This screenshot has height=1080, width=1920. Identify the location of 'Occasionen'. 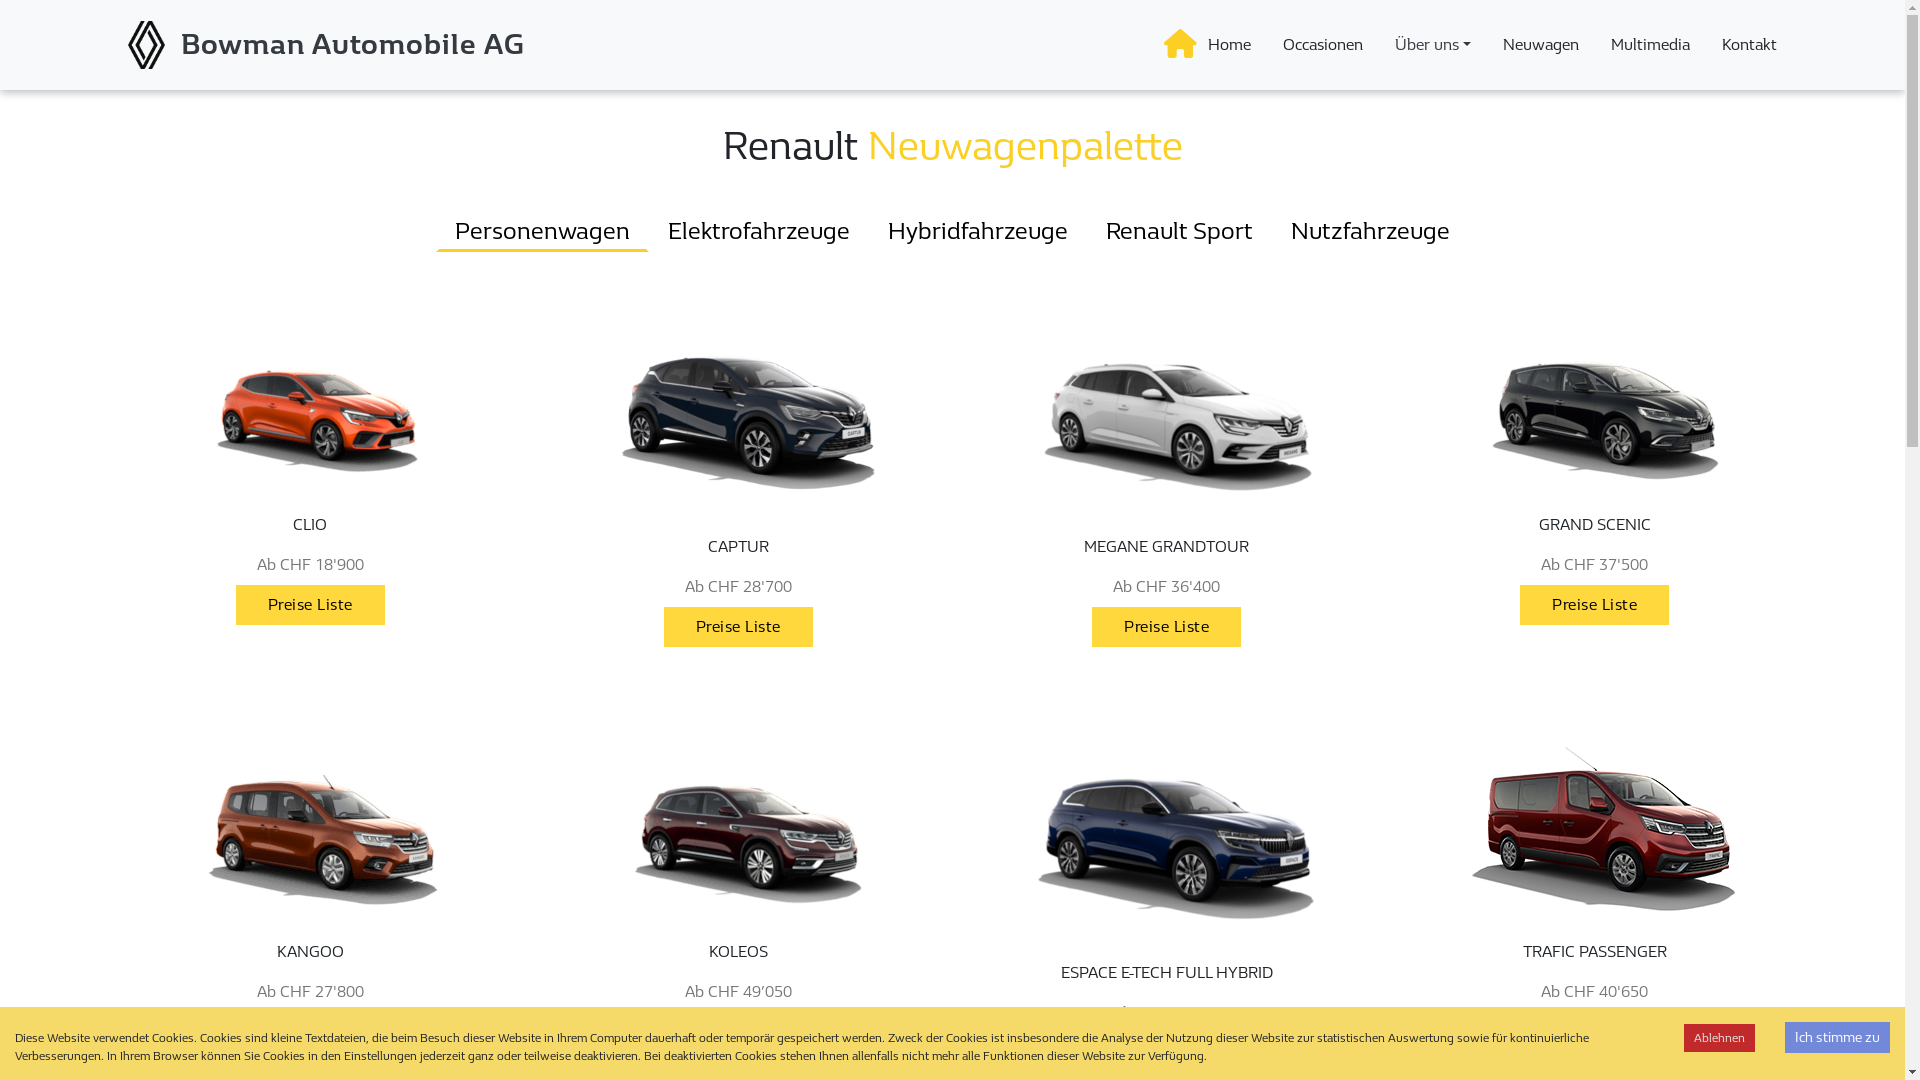
(1323, 45).